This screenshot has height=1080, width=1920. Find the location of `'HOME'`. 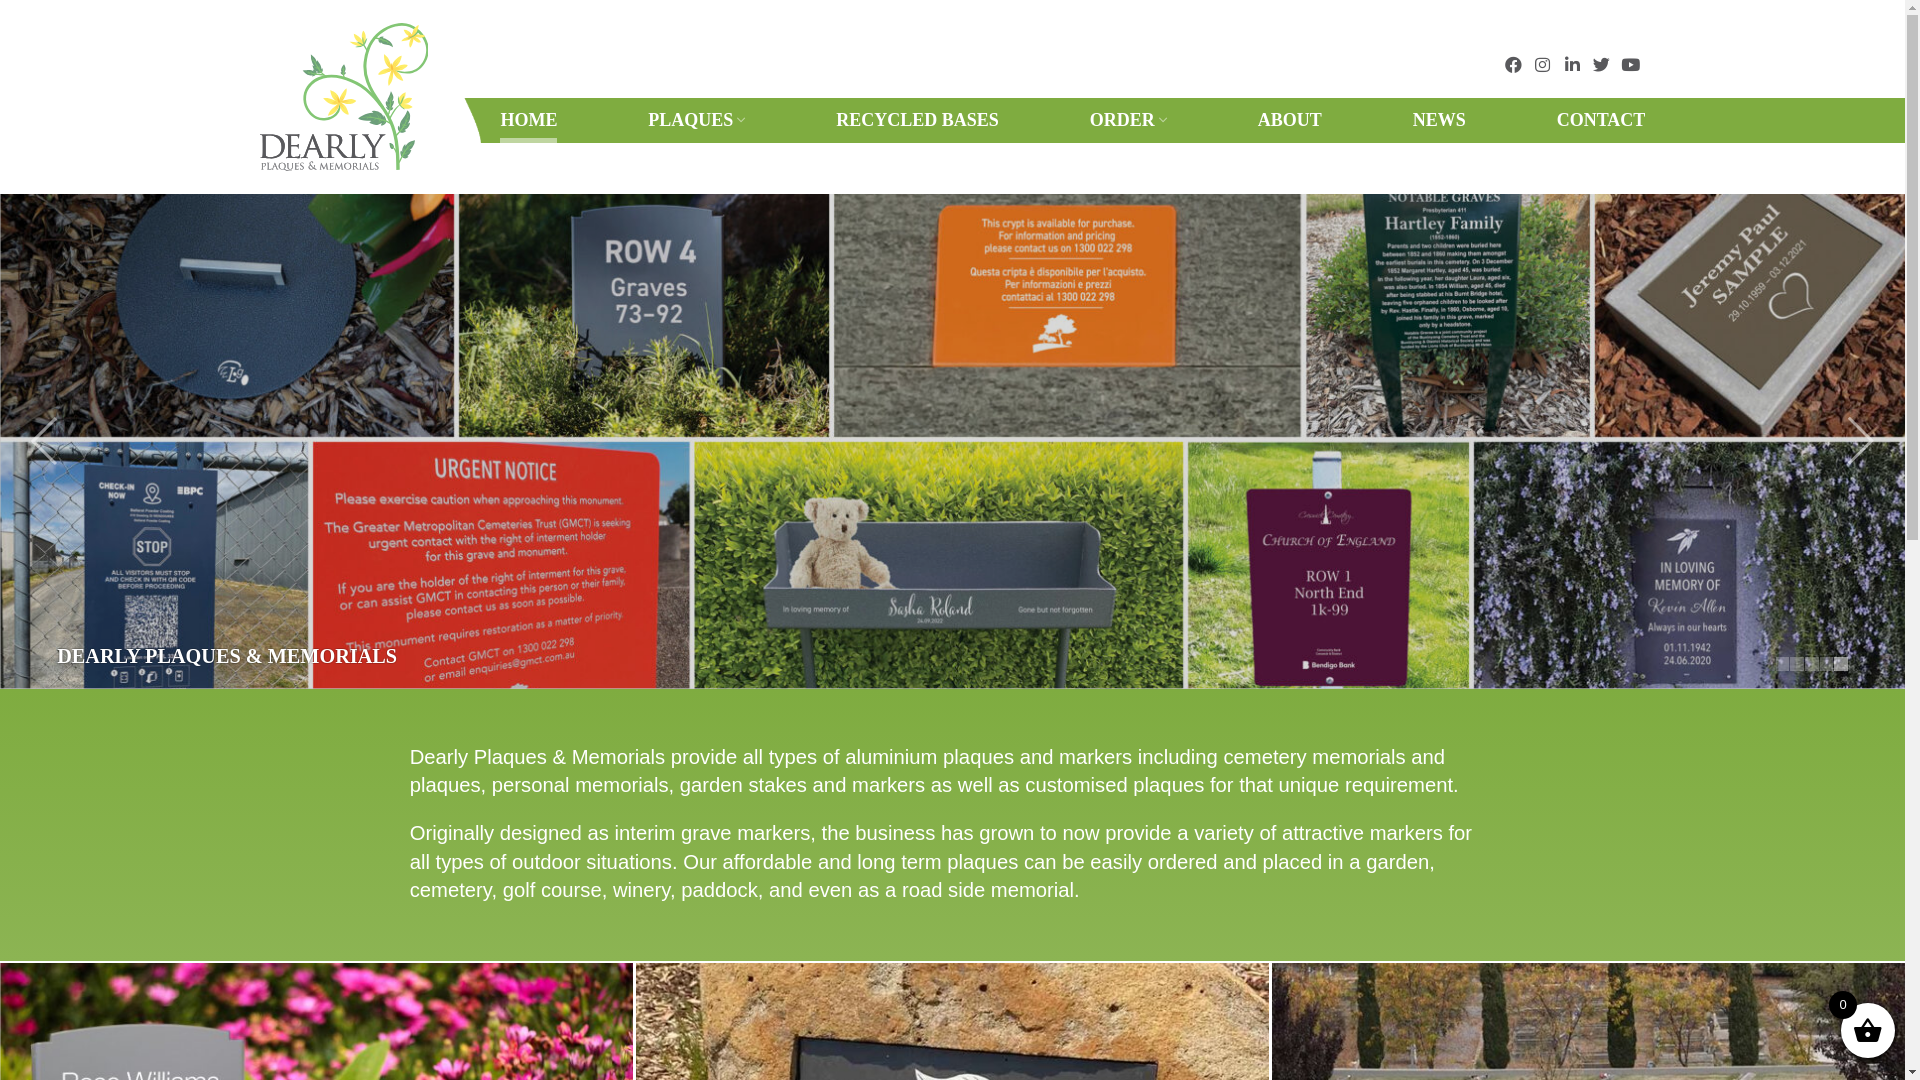

'HOME' is located at coordinates (499, 120).